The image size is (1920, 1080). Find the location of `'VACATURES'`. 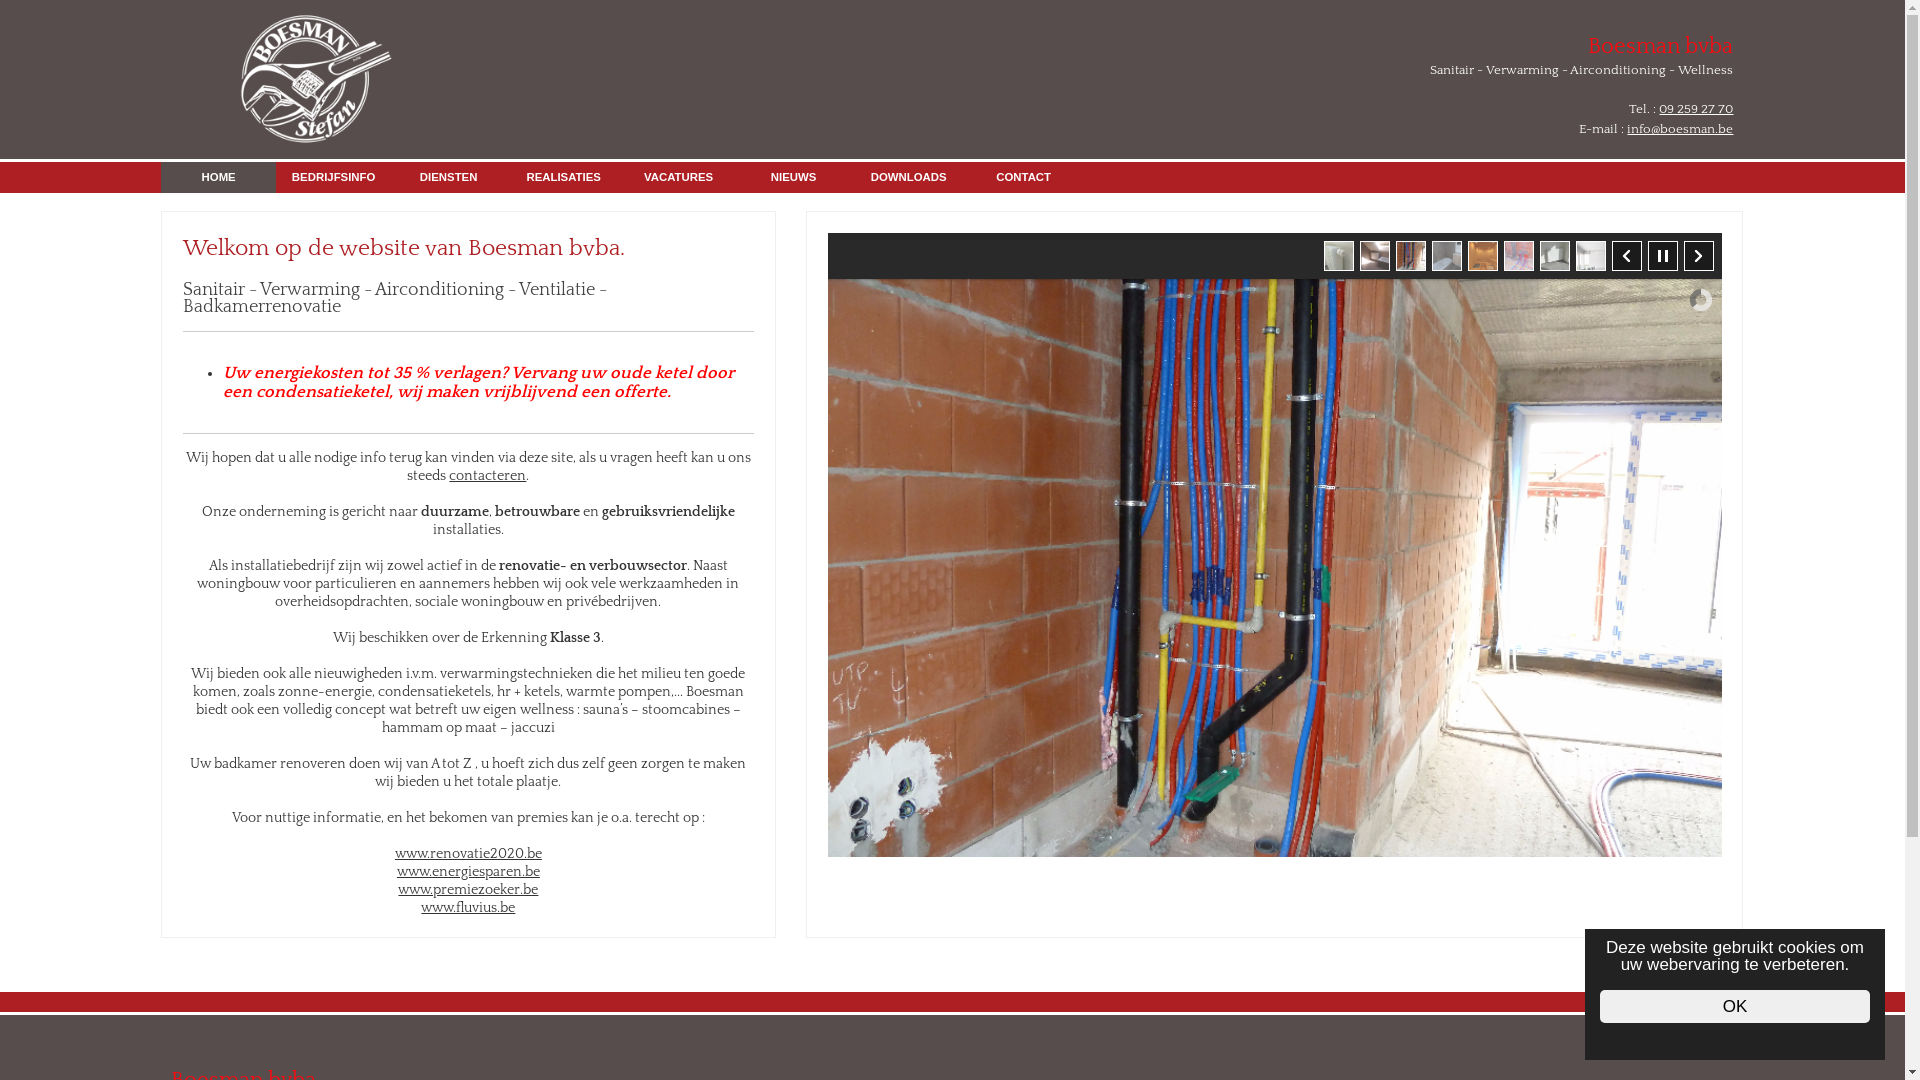

'VACATURES' is located at coordinates (678, 176).